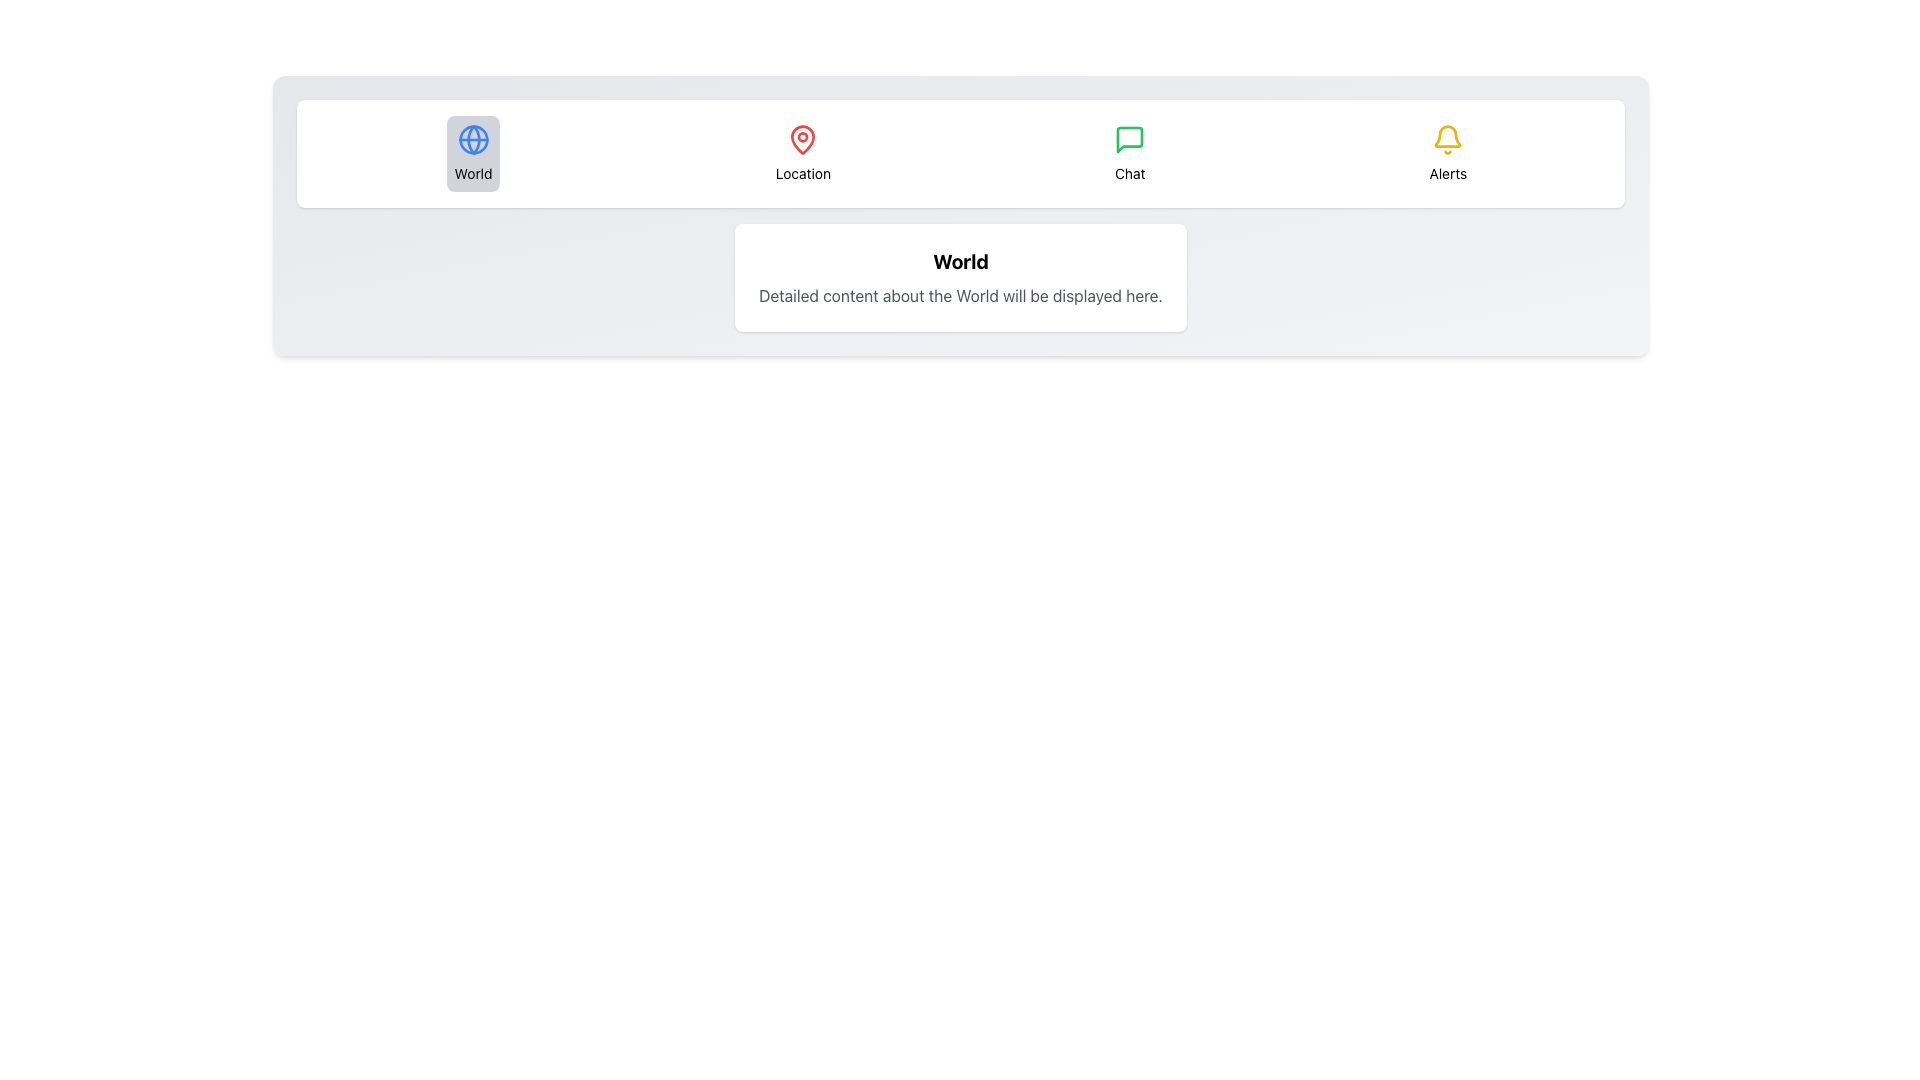  I want to click on the third button in the navigation bar that navigates to the chat section of the application, so click(1130, 153).